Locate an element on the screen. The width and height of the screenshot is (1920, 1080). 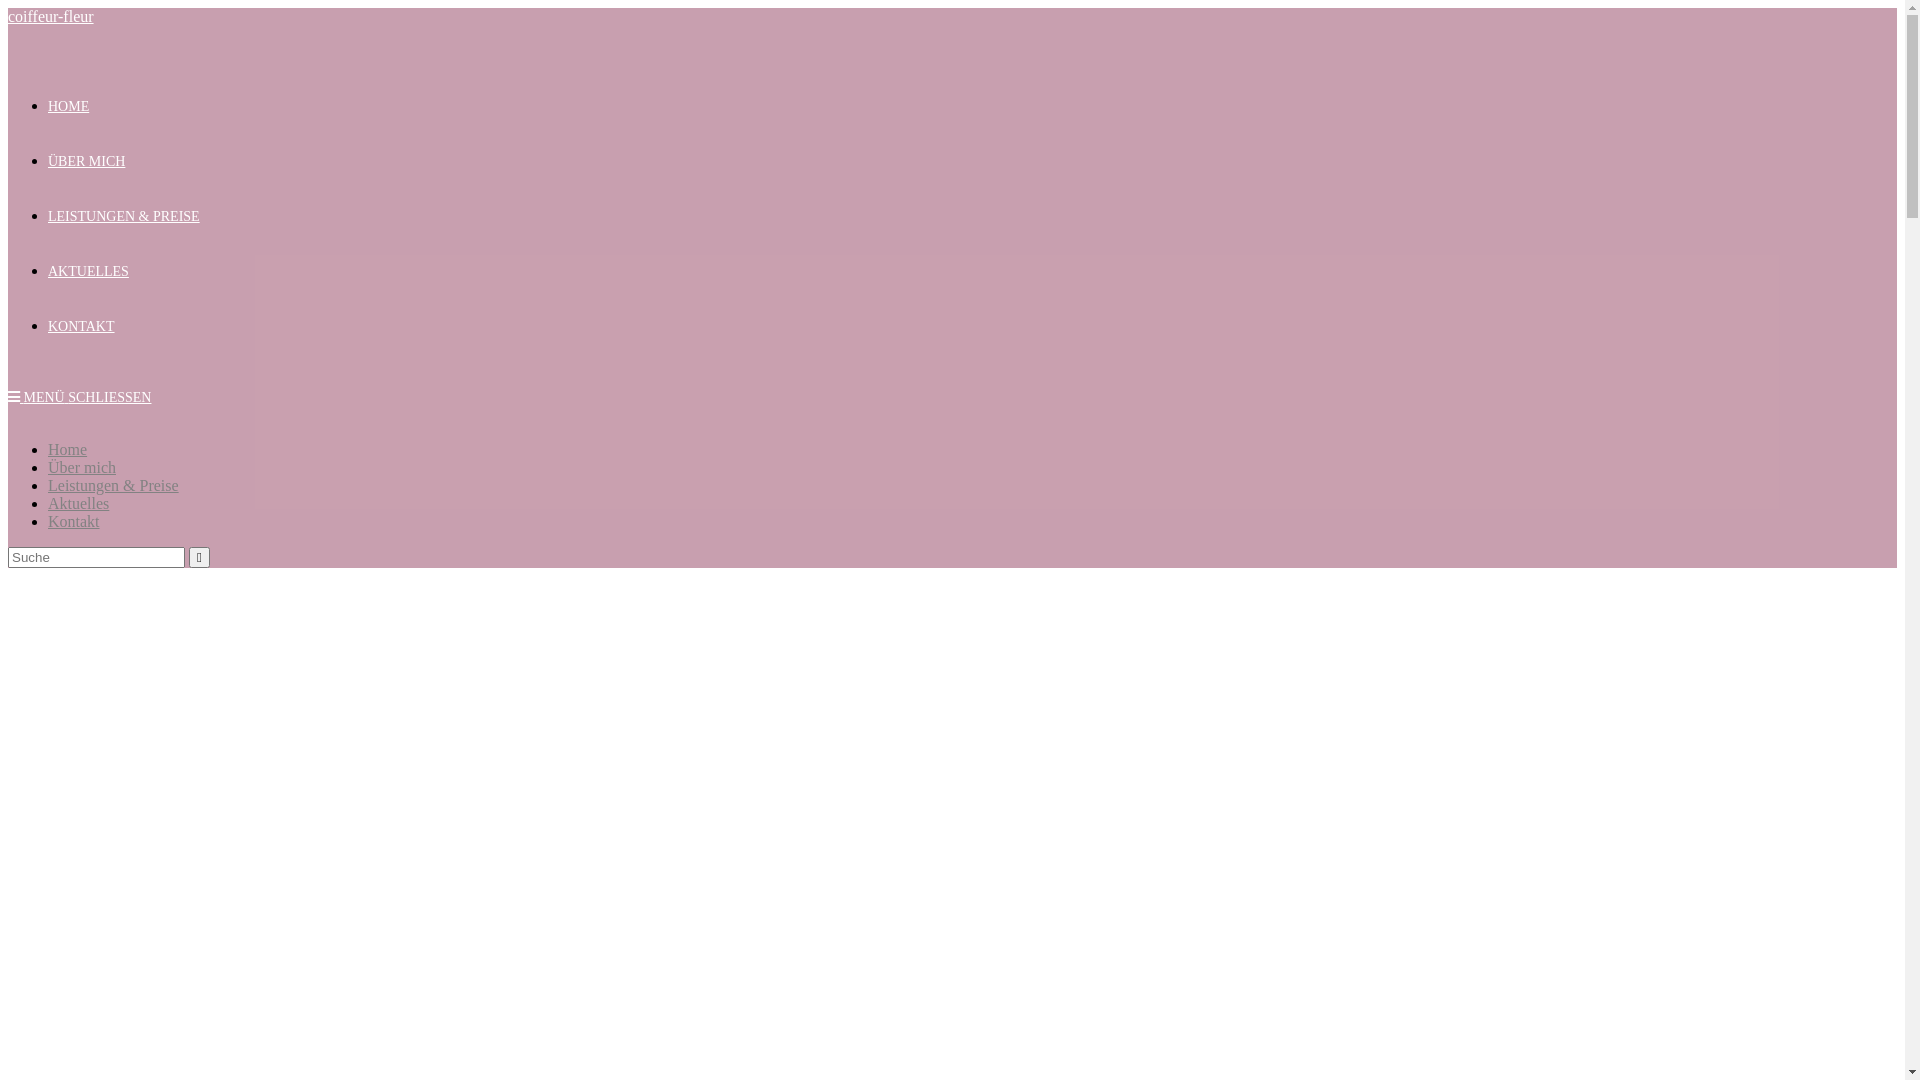
'Leistungen & Preise' is located at coordinates (48, 485).